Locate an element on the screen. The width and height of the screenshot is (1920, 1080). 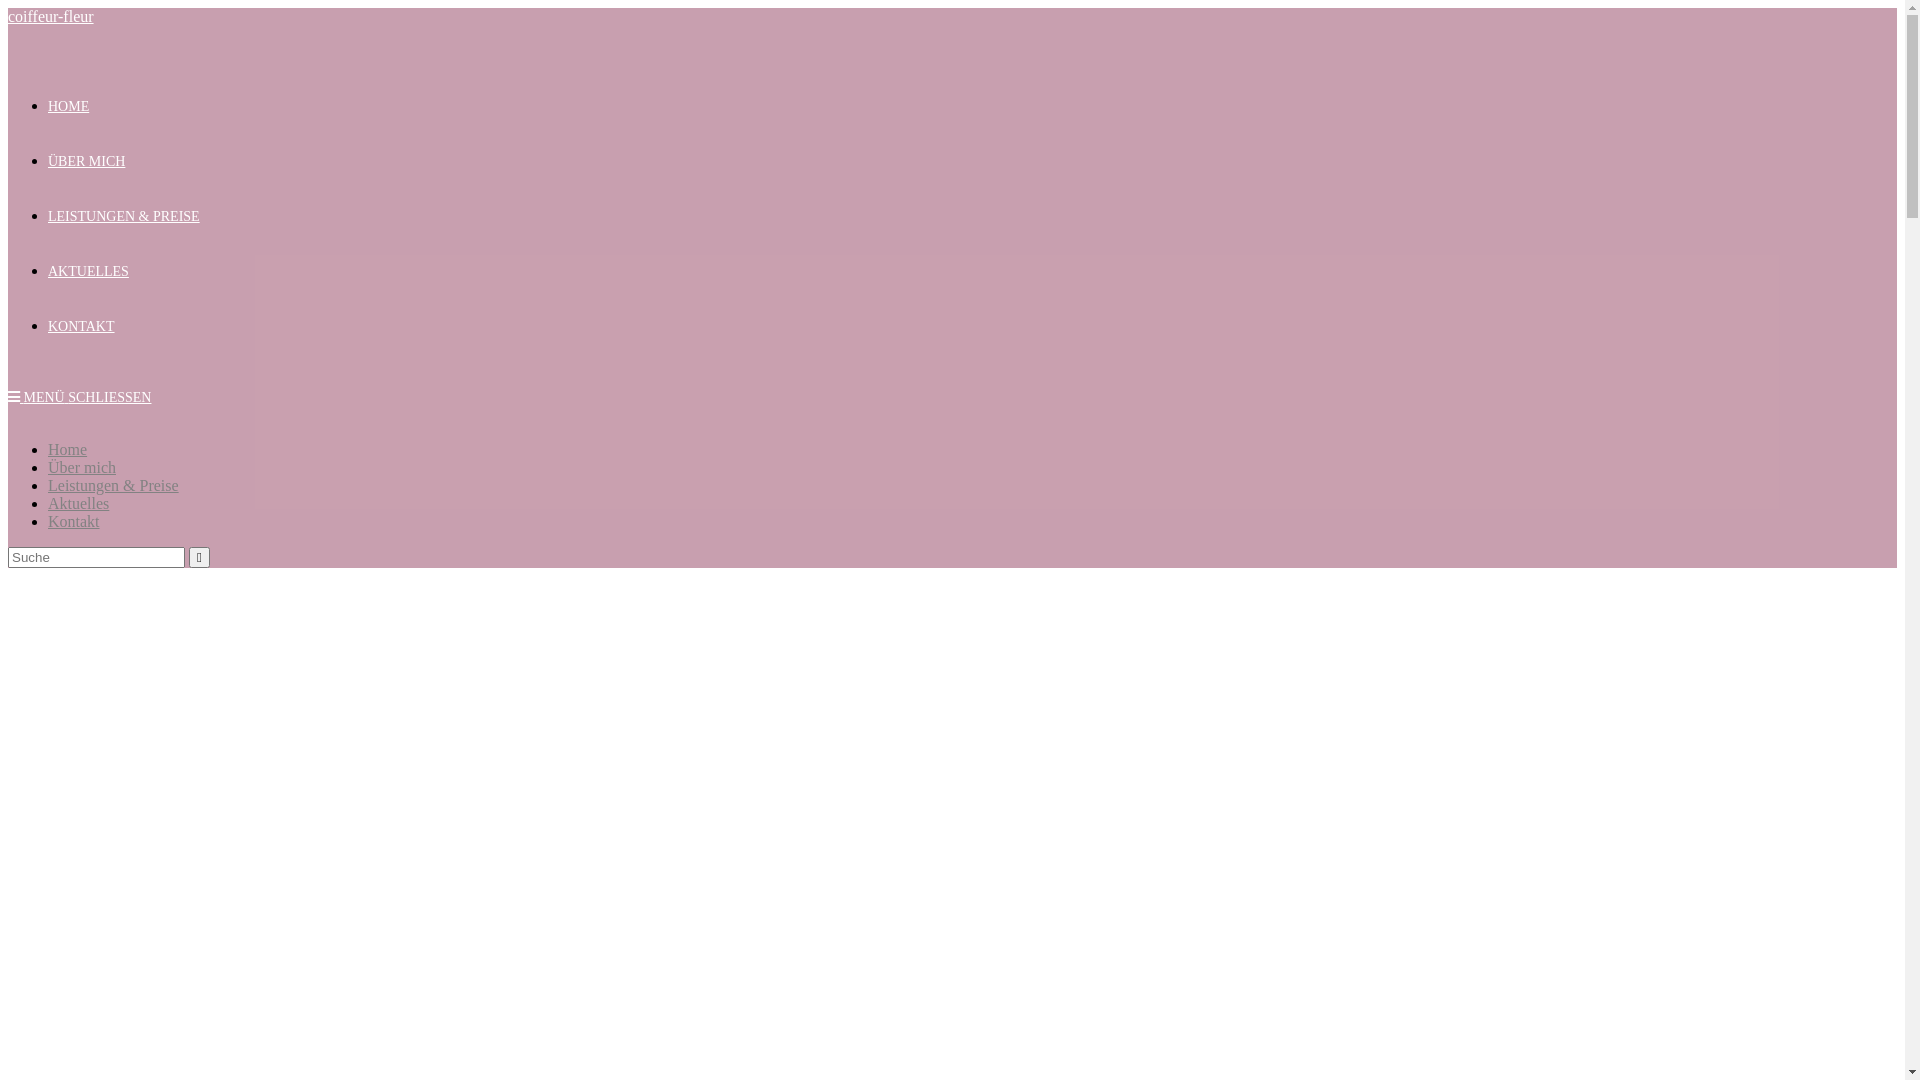
'Leistungen & Preise' is located at coordinates (48, 485).